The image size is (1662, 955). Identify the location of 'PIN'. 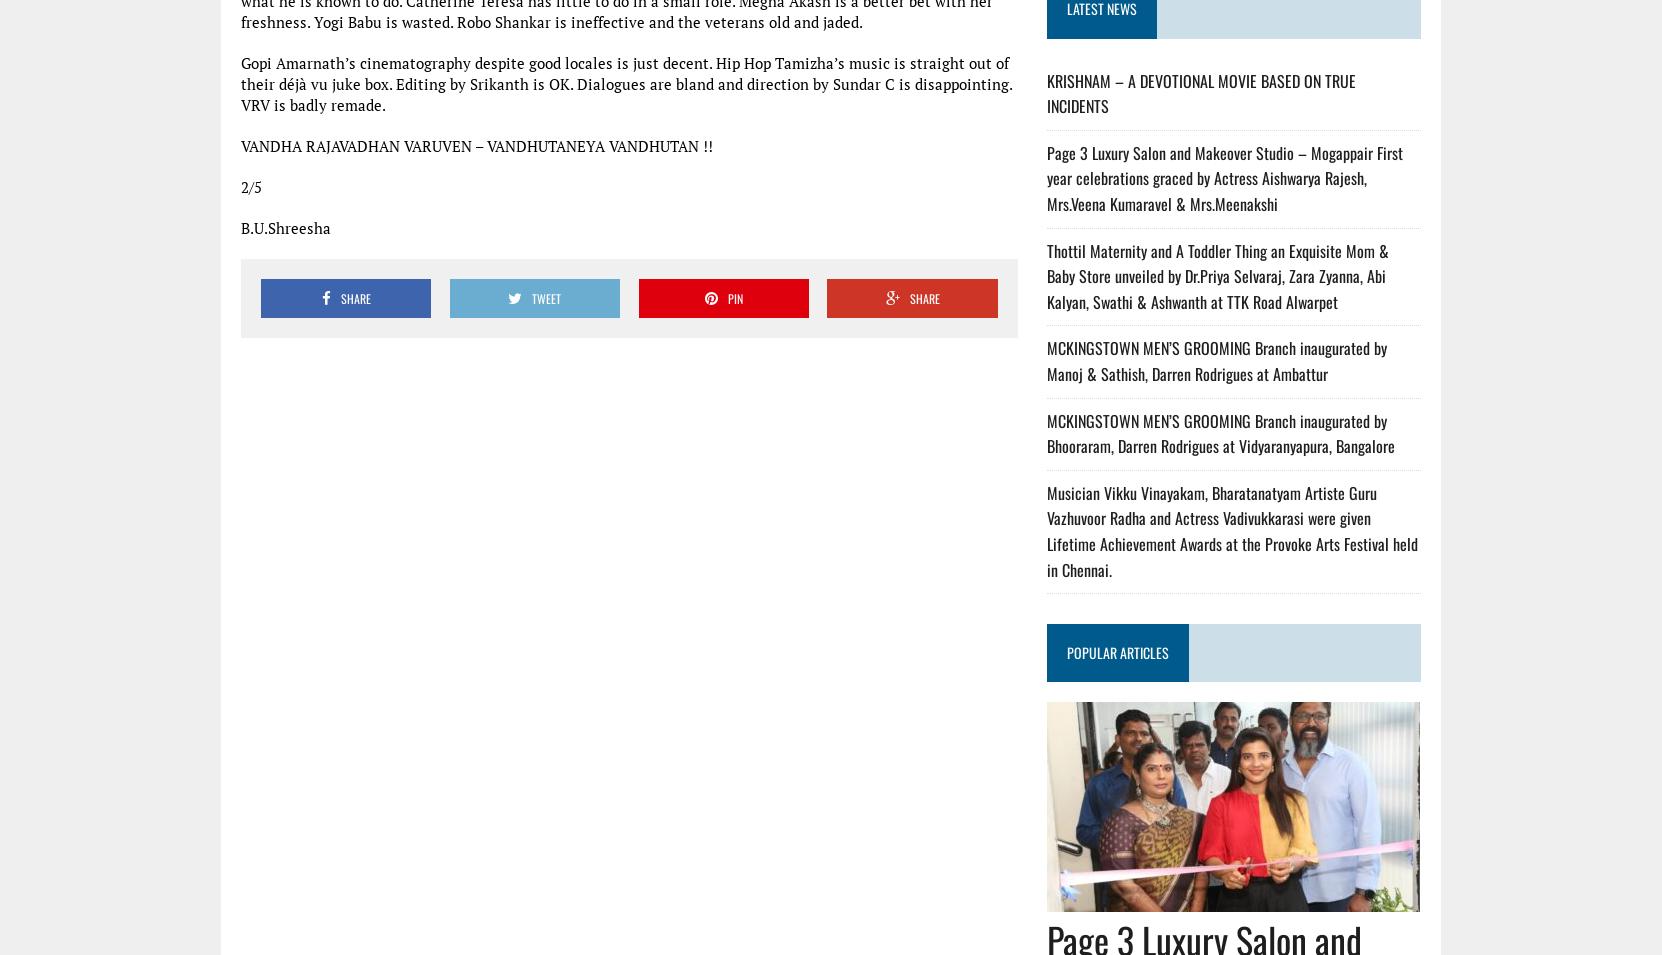
(733, 298).